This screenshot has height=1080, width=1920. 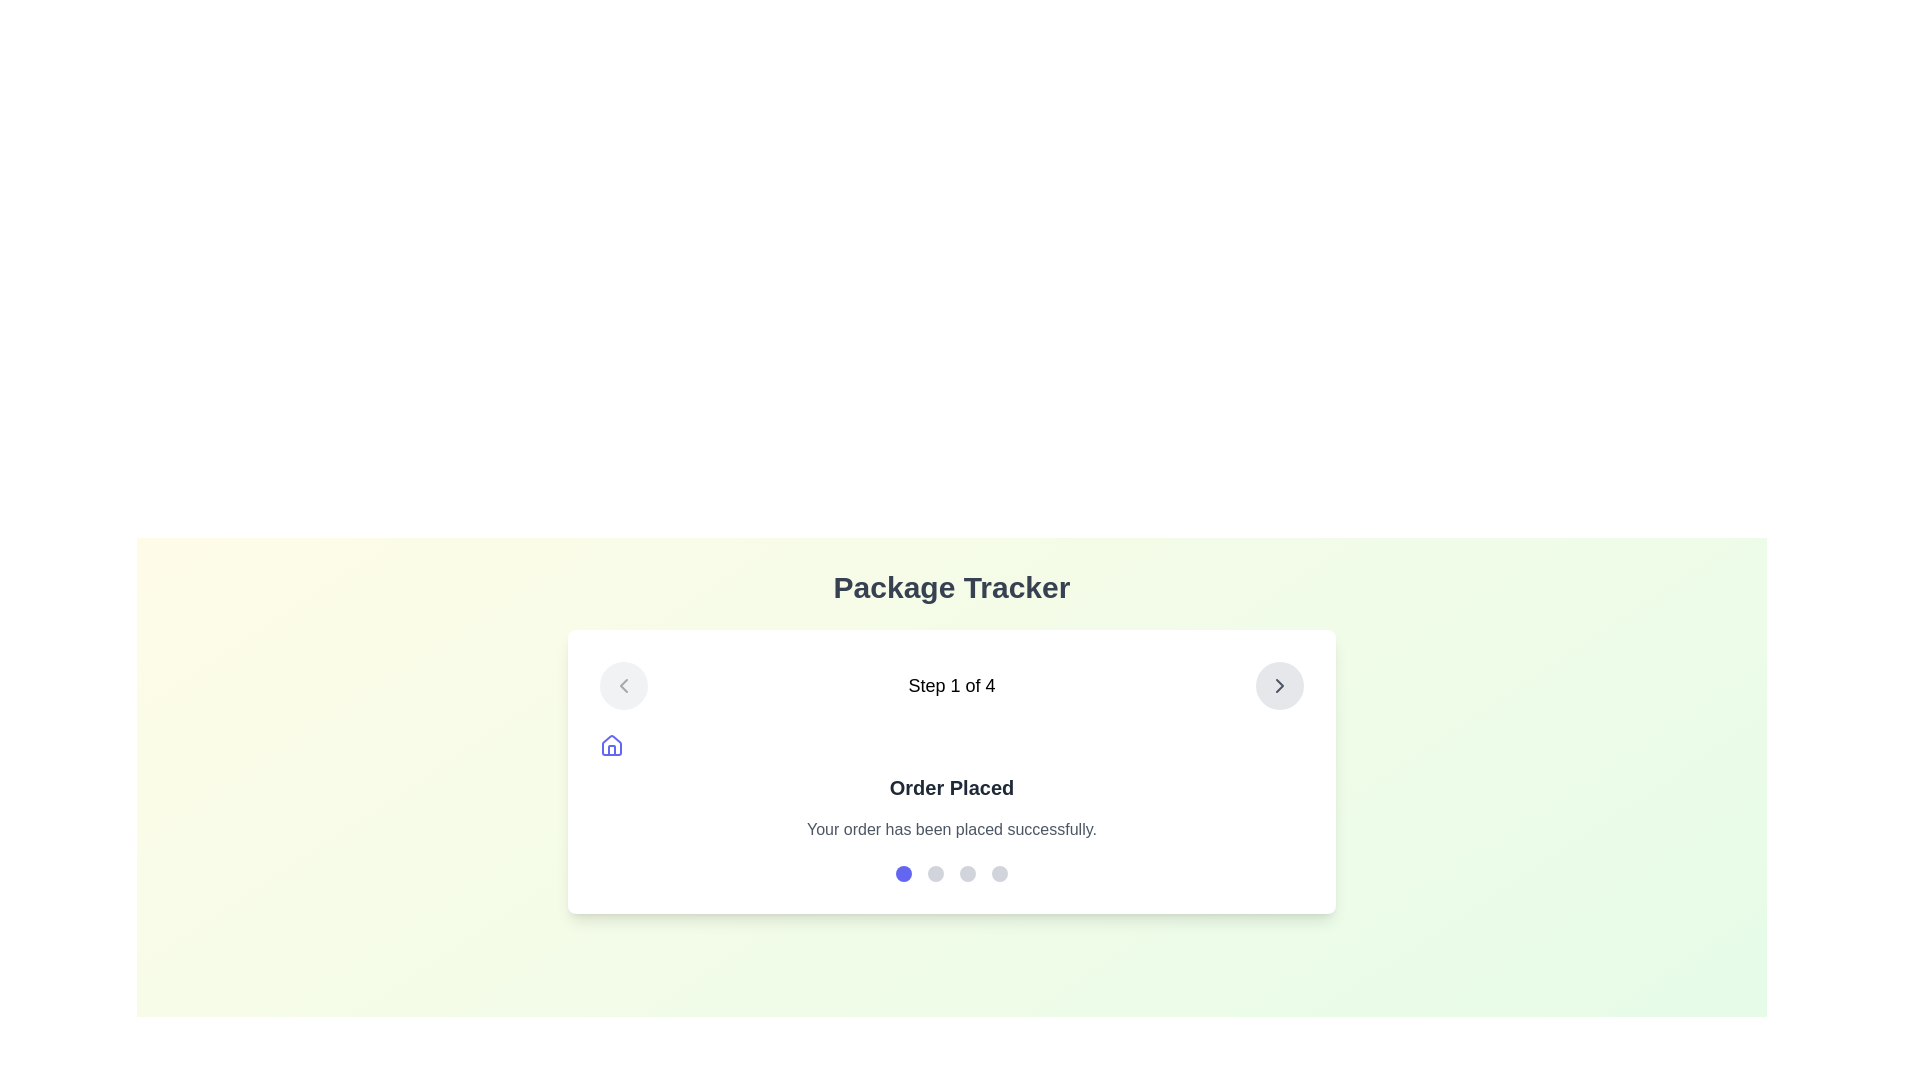 I want to click on the individual dot in the Progress indicator located in the bottom part of the 'Package Tracker' card, so click(x=950, y=873).